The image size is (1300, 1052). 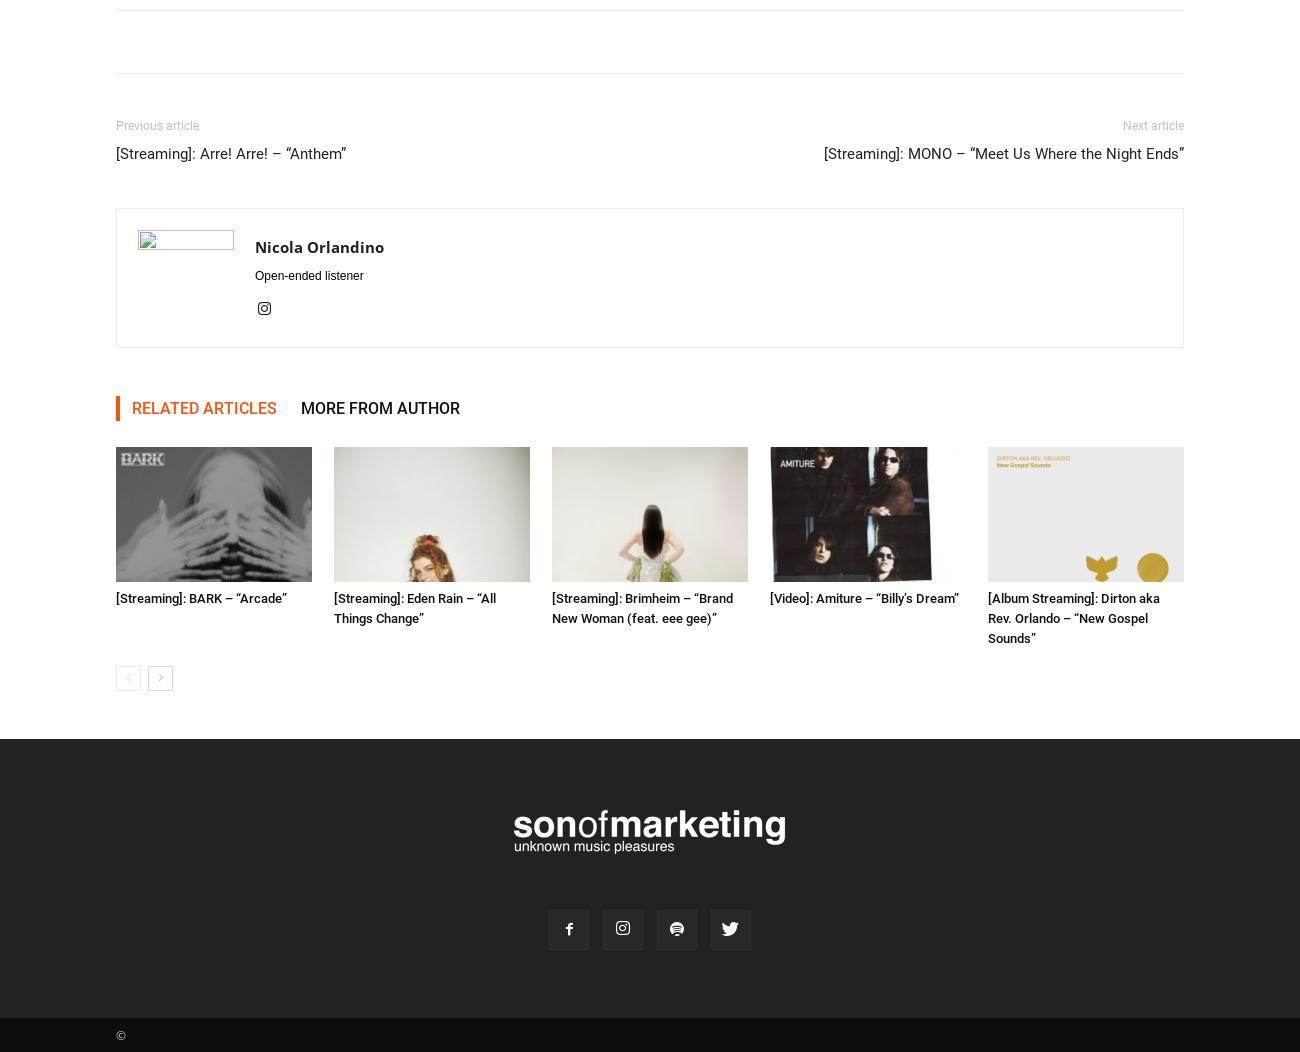 I want to click on 'Next article', so click(x=1121, y=126).